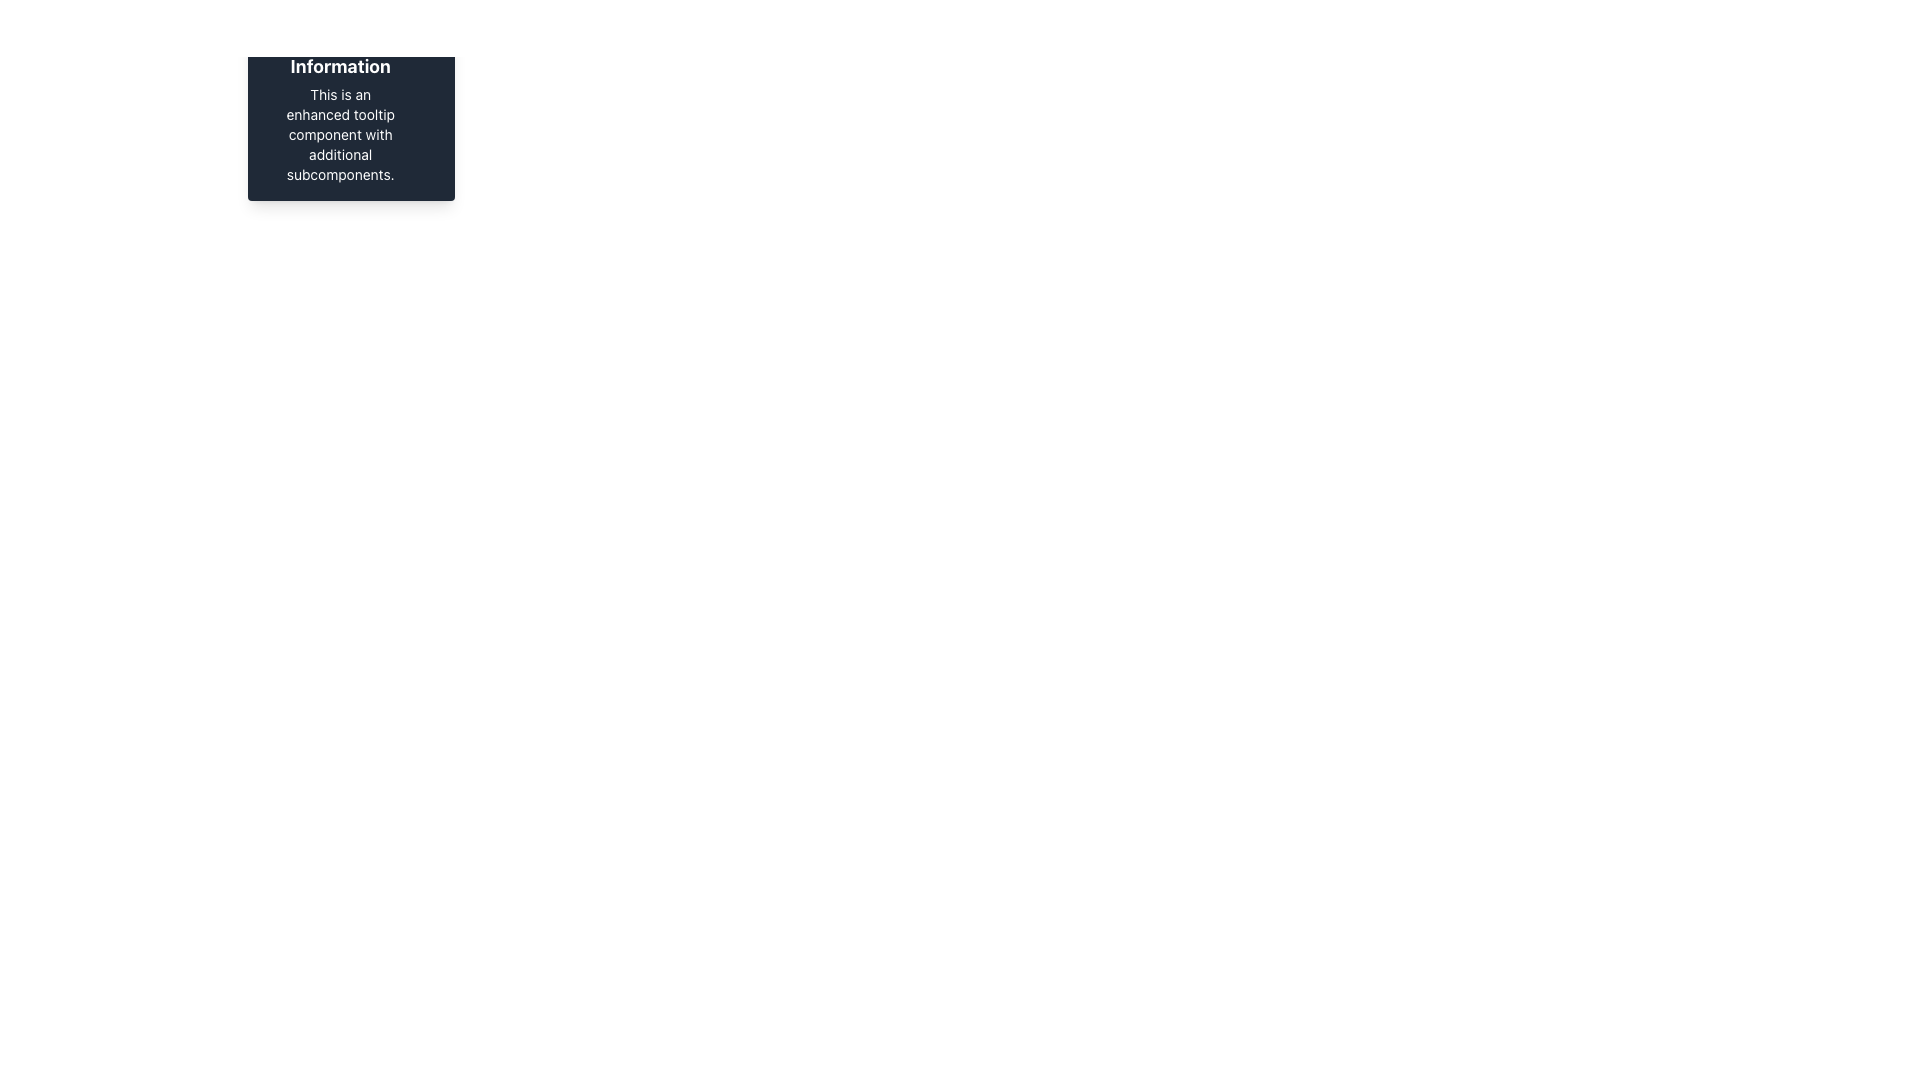  What do you see at coordinates (340, 104) in the screenshot?
I see `the tooltip box with a dark background that displays the header 'Information' and descriptive text 'This is an enhanced tooltip component with additional subcomponents.'` at bounding box center [340, 104].